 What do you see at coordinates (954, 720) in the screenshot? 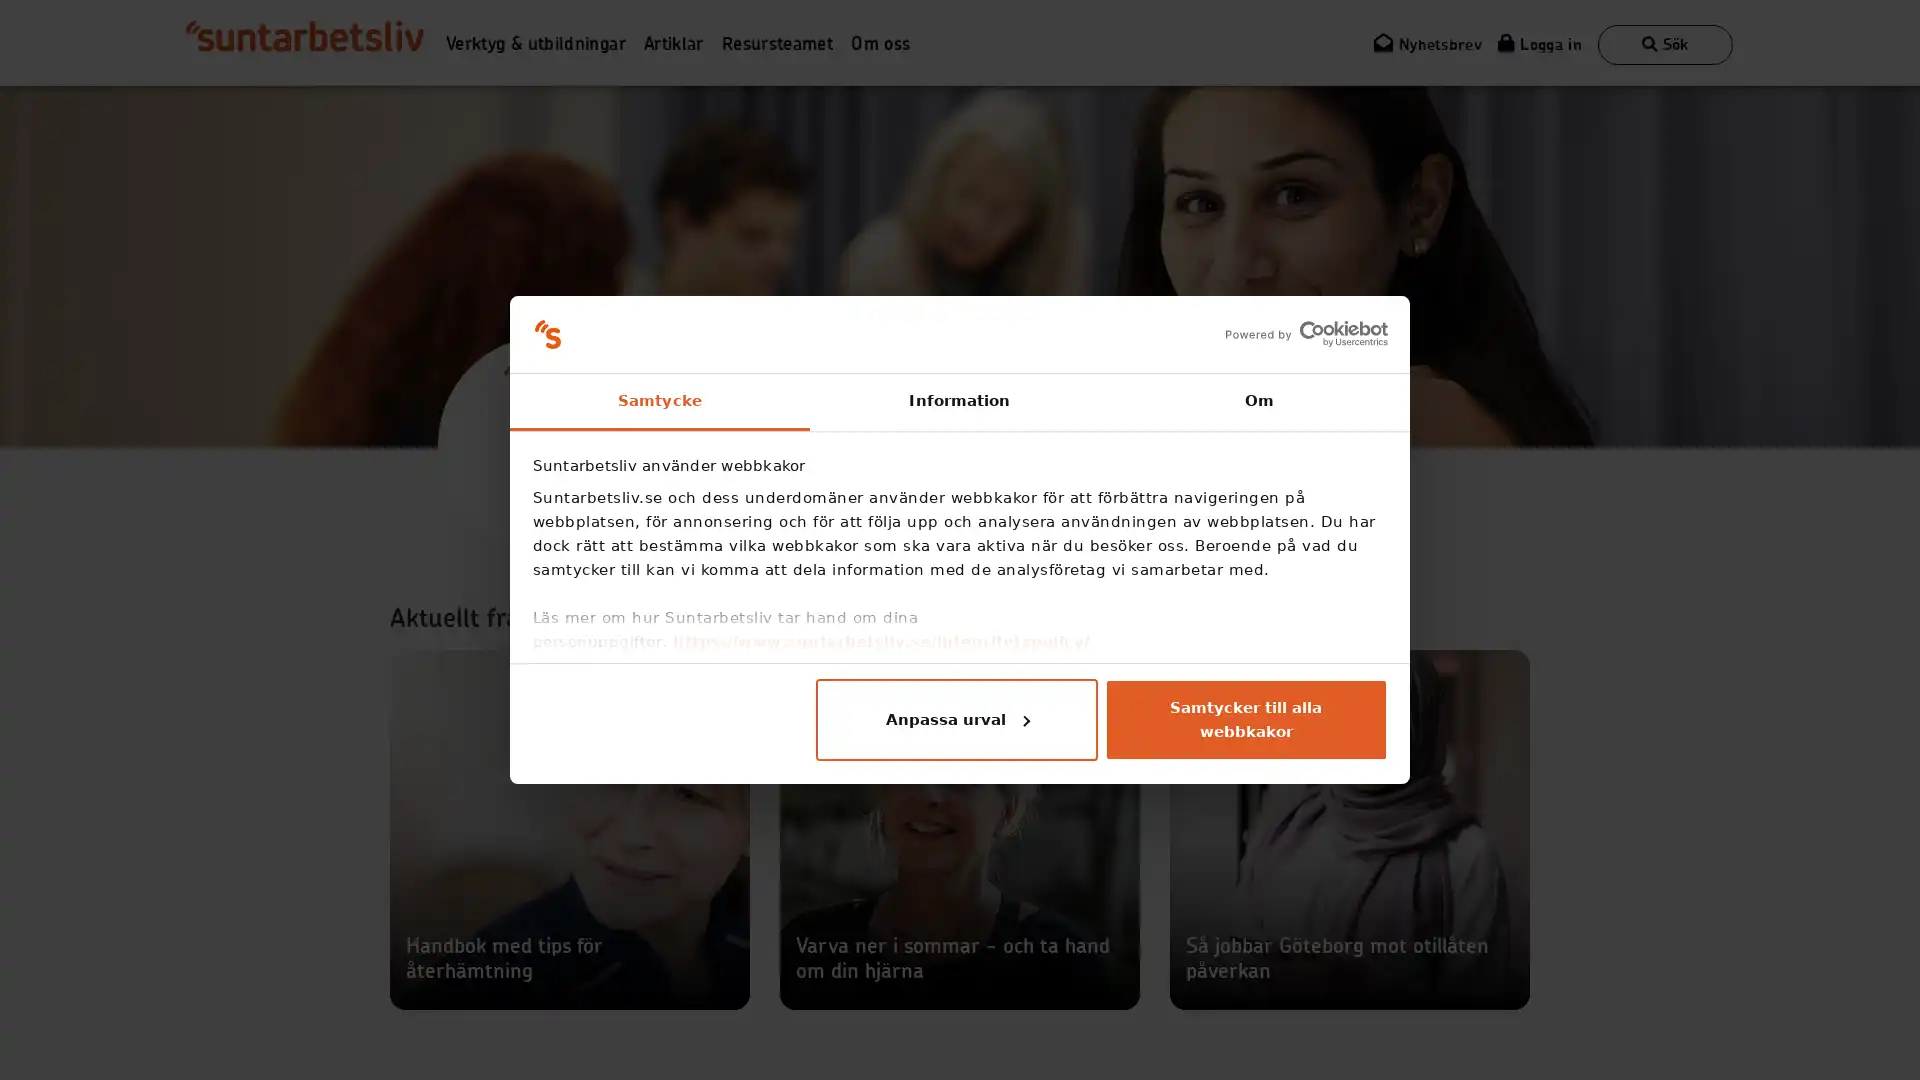
I see `Anpassa urval` at bounding box center [954, 720].